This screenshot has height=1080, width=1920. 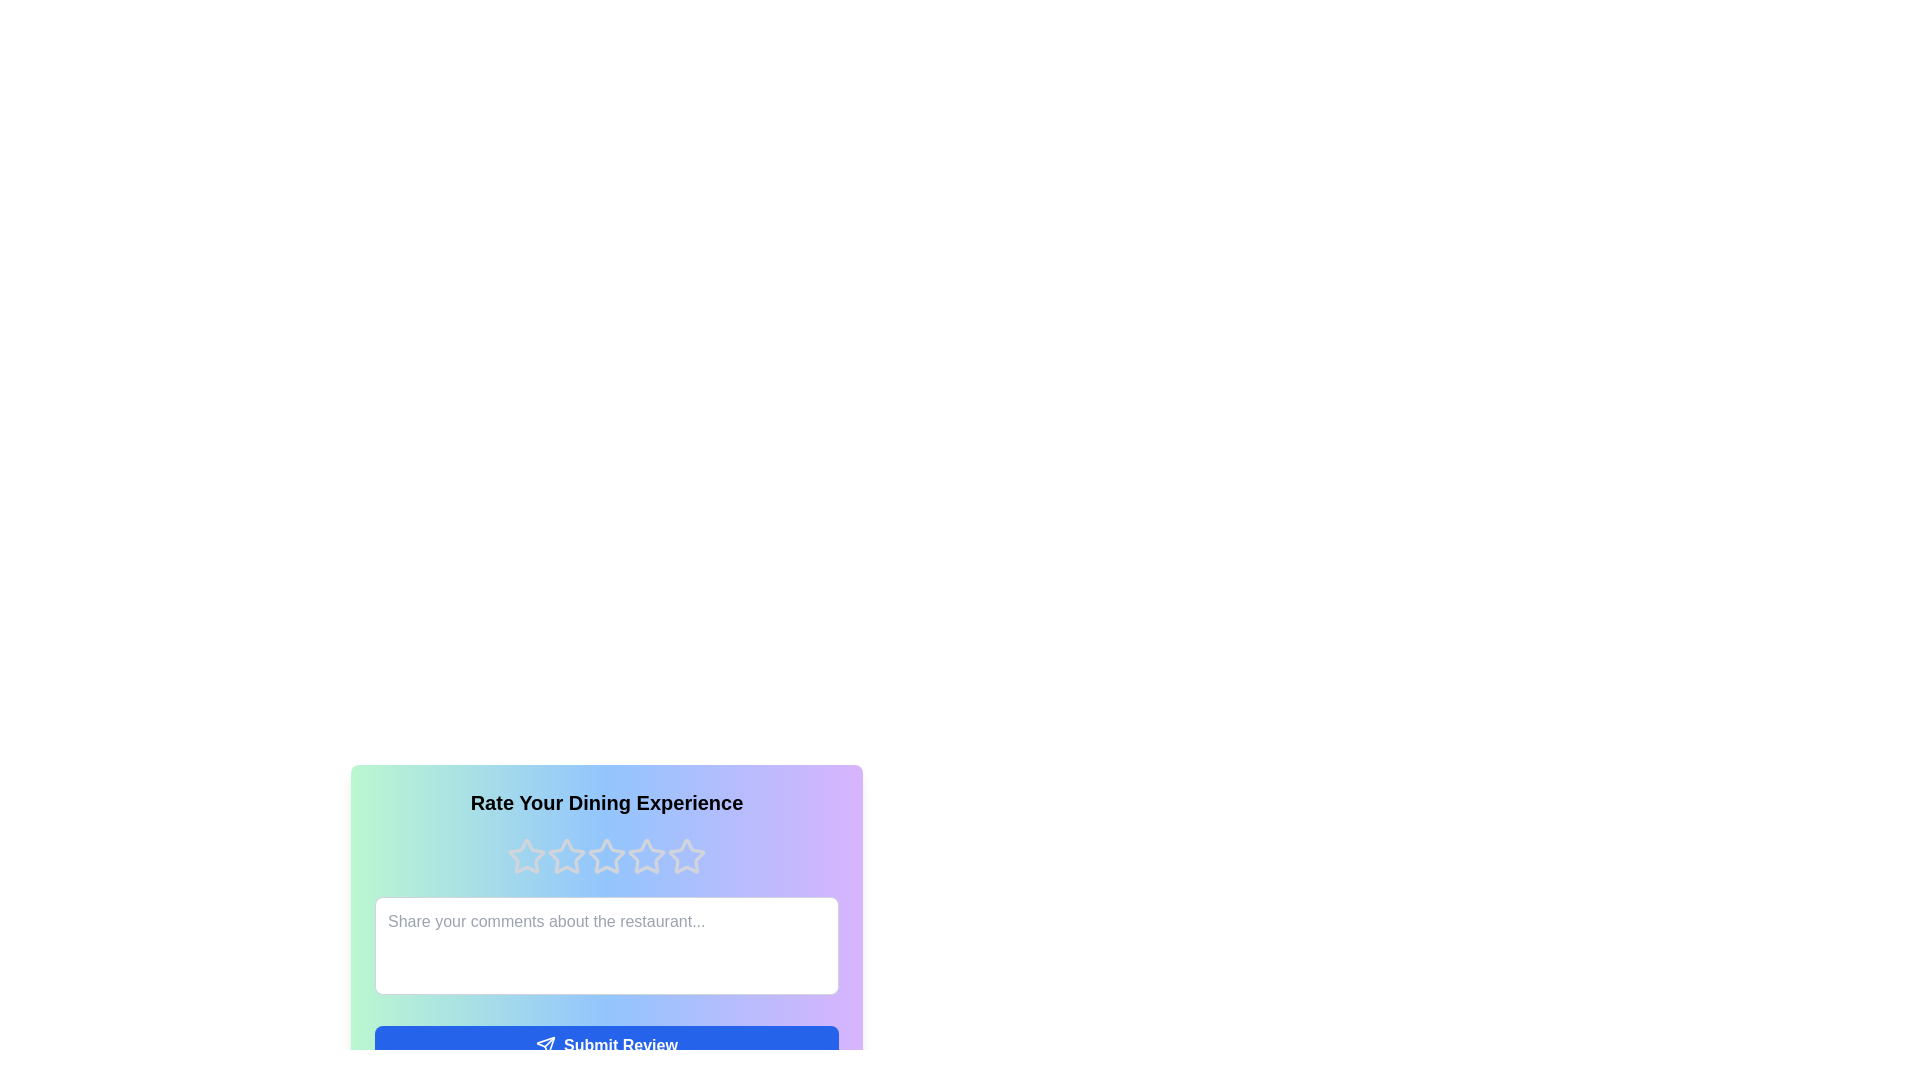 I want to click on the second star in the sequence of five identical star icons, so click(x=565, y=855).